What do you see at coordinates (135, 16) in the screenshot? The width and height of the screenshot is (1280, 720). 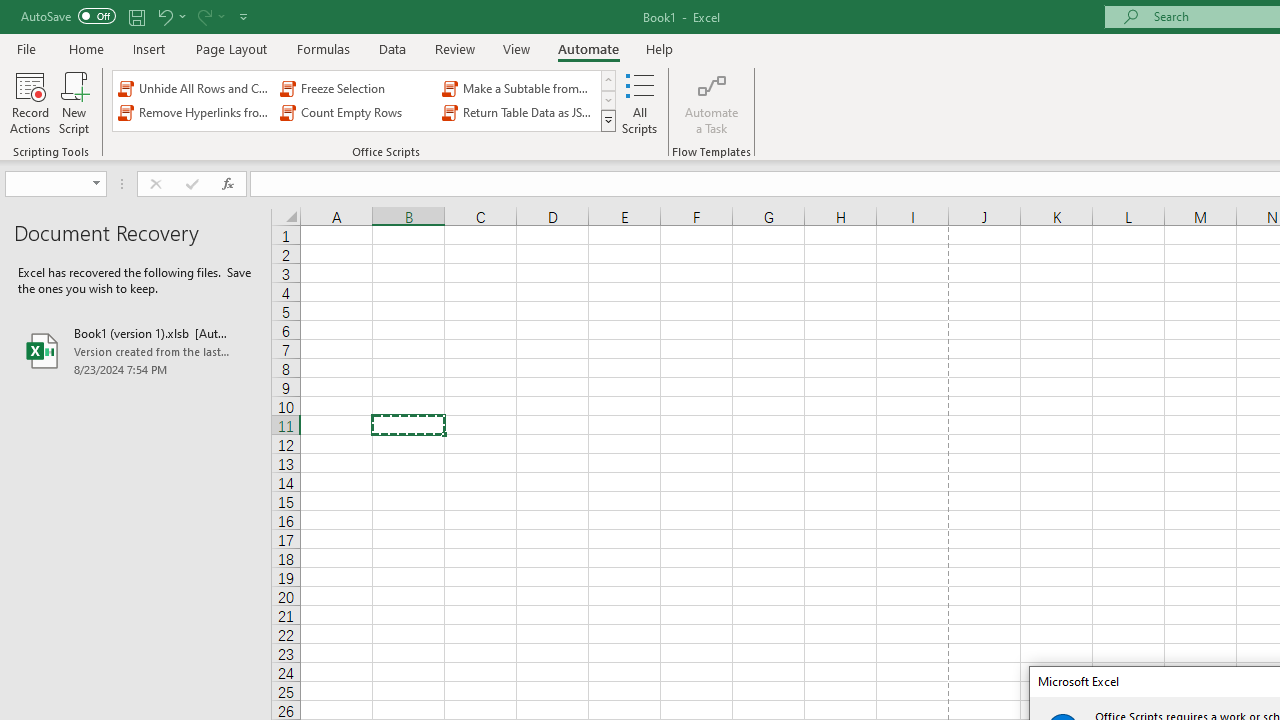 I see `'Quick Access Toolbar'` at bounding box center [135, 16].